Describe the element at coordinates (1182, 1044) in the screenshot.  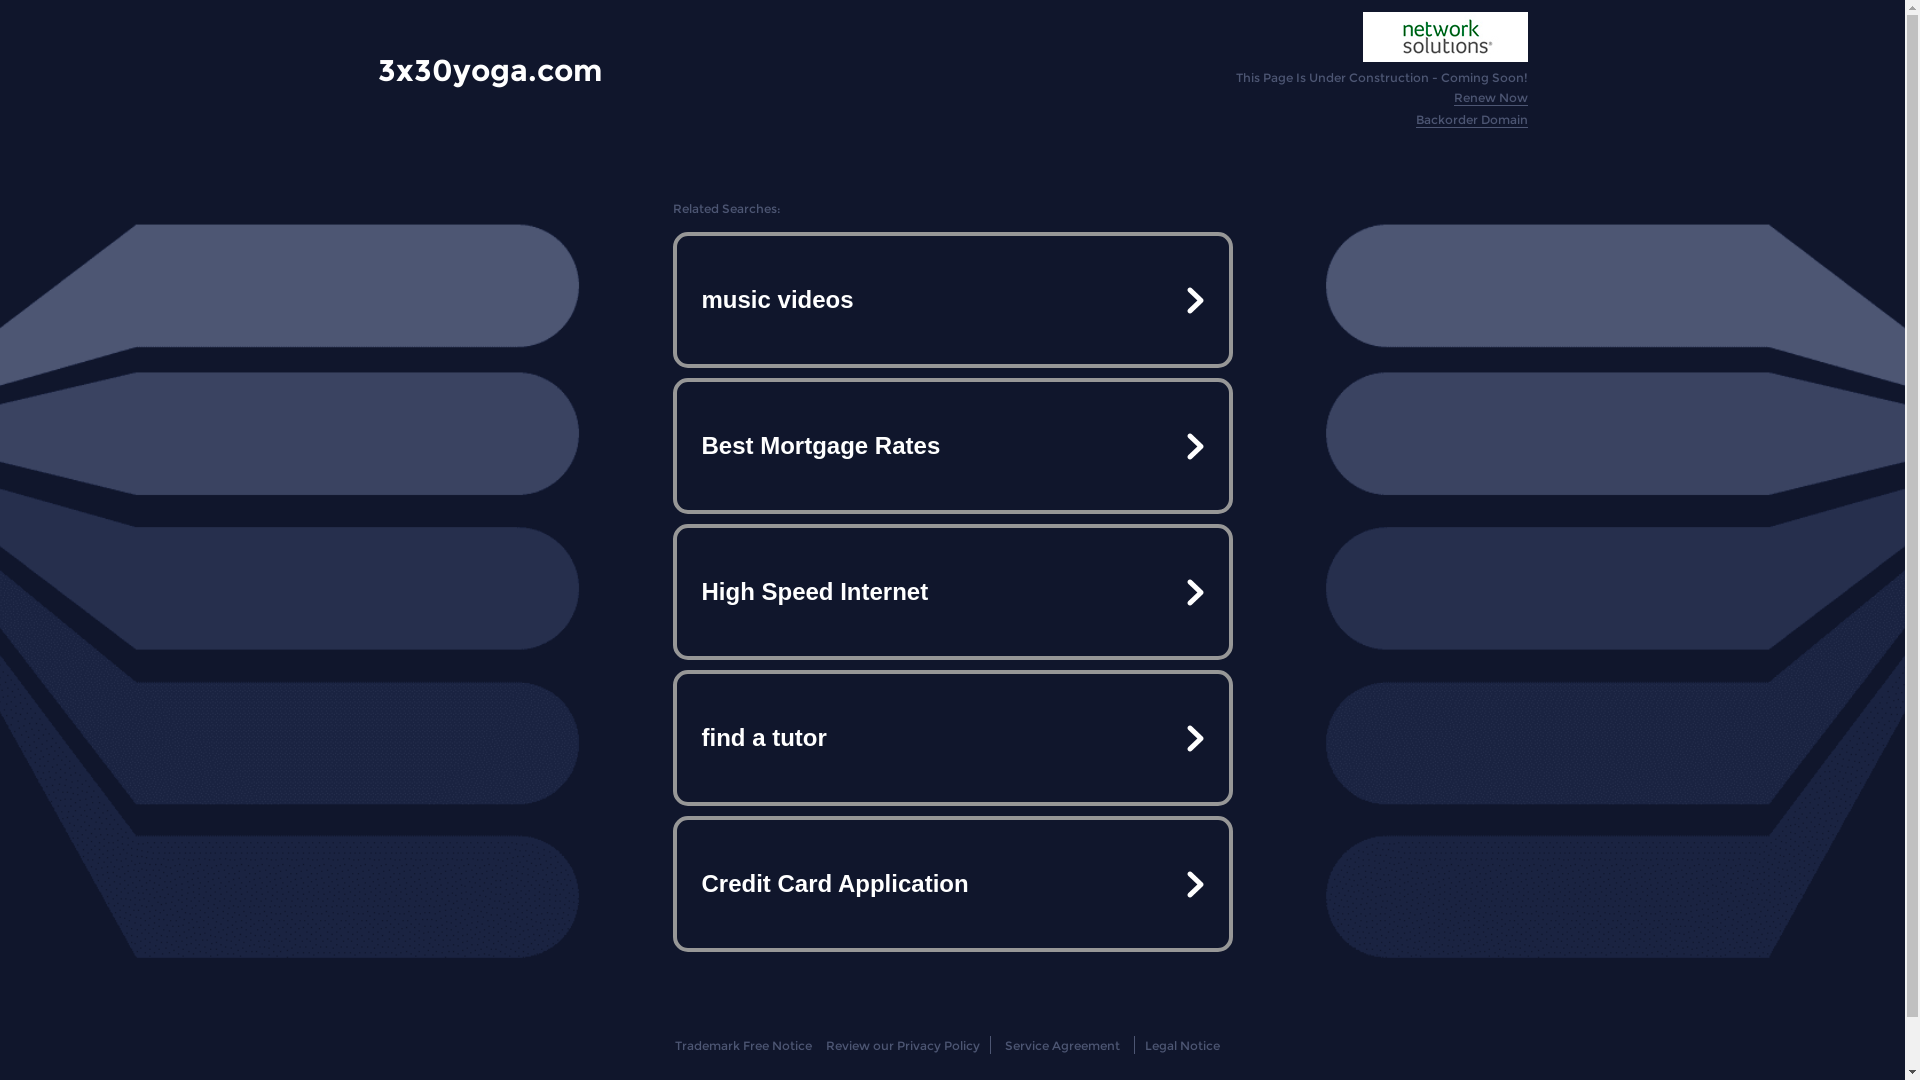
I see `'Legal Notice'` at that location.